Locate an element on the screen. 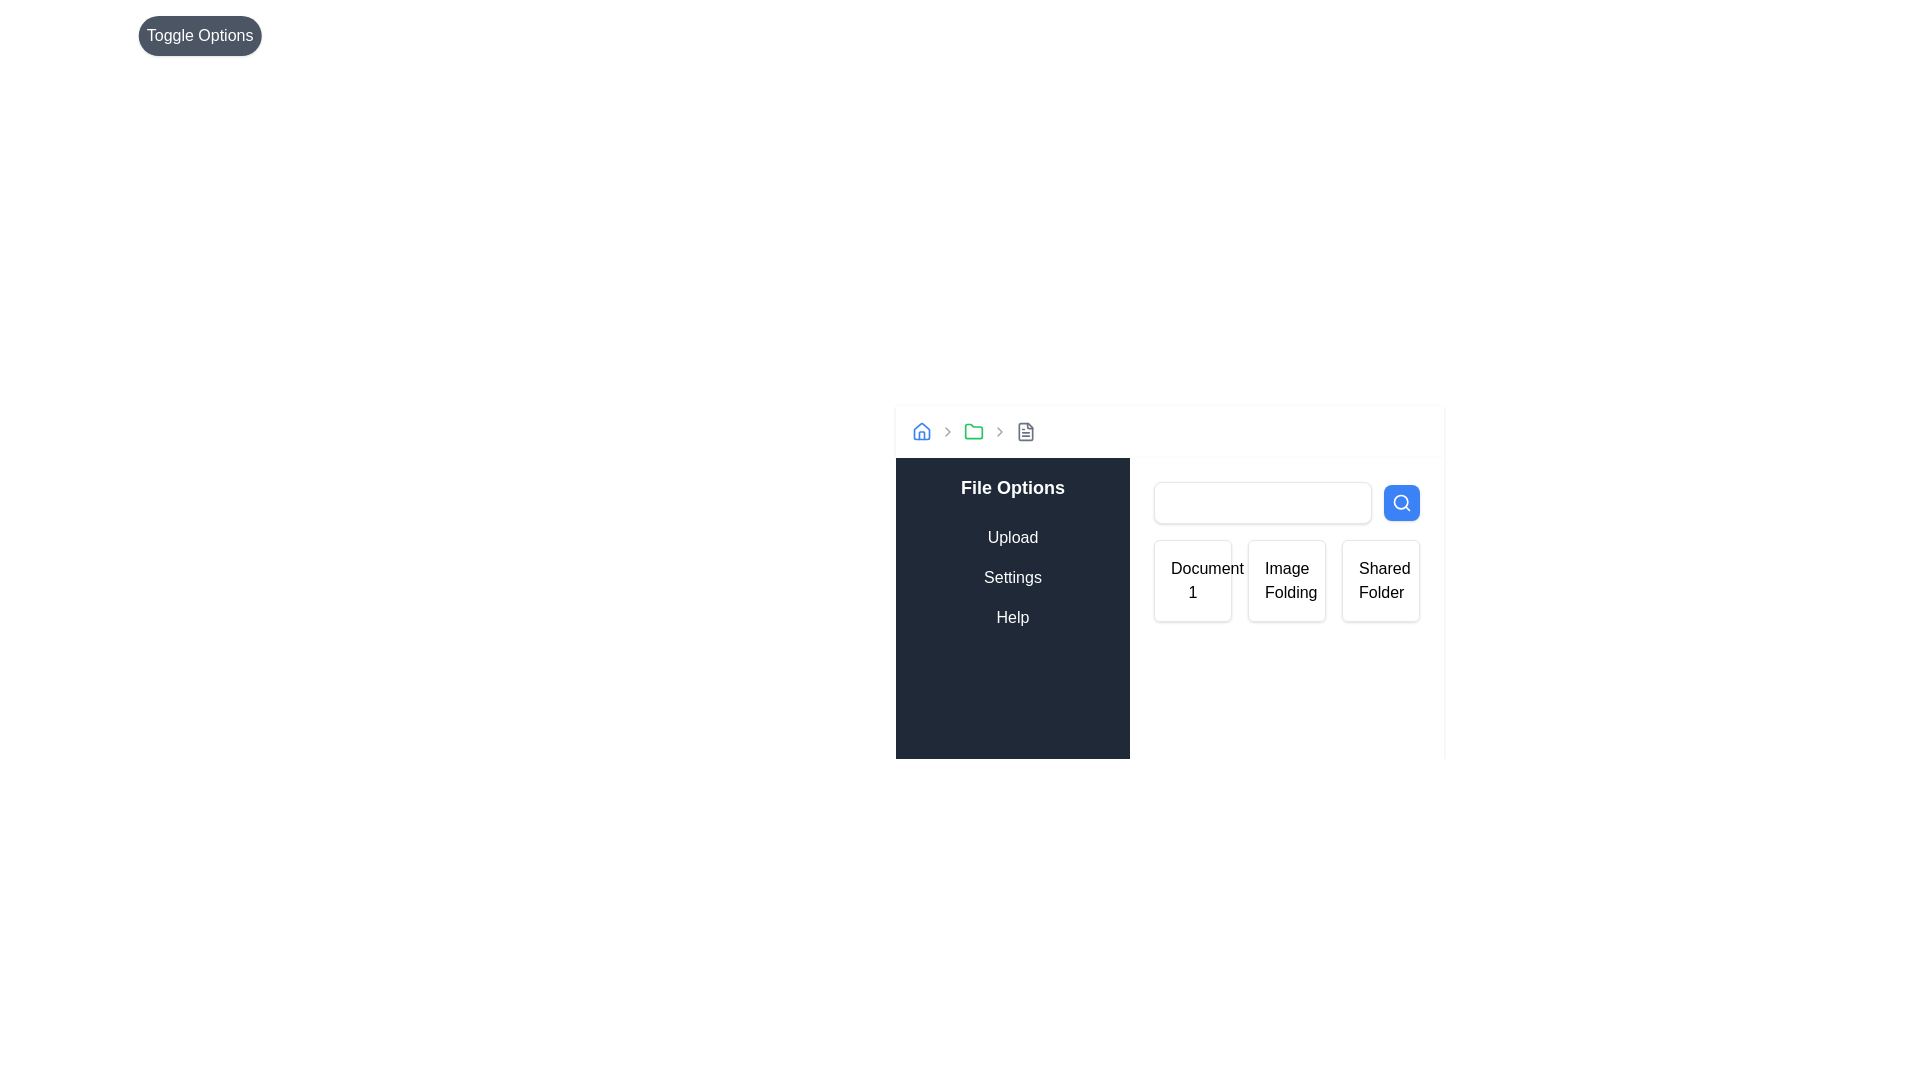  the 'Settings' button, which is the second button in a vertical list of three options in the sidebar is located at coordinates (1012, 578).